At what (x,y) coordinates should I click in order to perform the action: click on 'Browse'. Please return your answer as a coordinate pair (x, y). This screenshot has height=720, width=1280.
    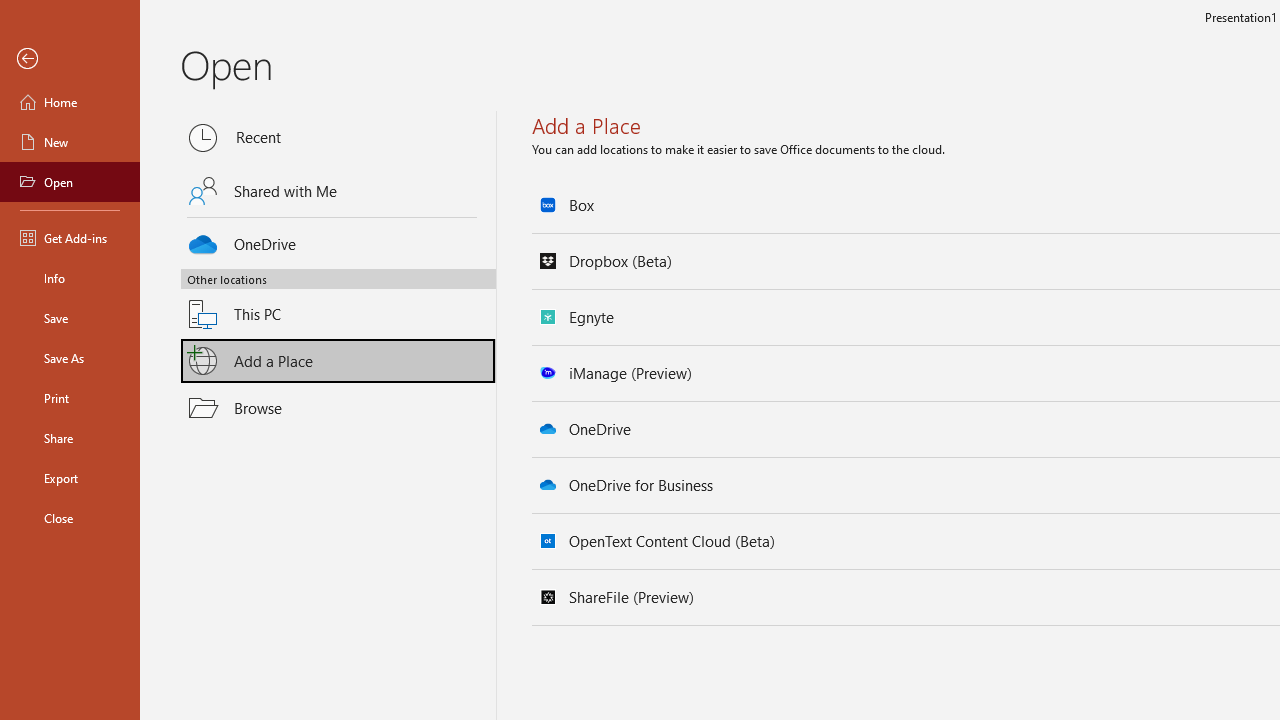
    Looking at the image, I should click on (338, 406).